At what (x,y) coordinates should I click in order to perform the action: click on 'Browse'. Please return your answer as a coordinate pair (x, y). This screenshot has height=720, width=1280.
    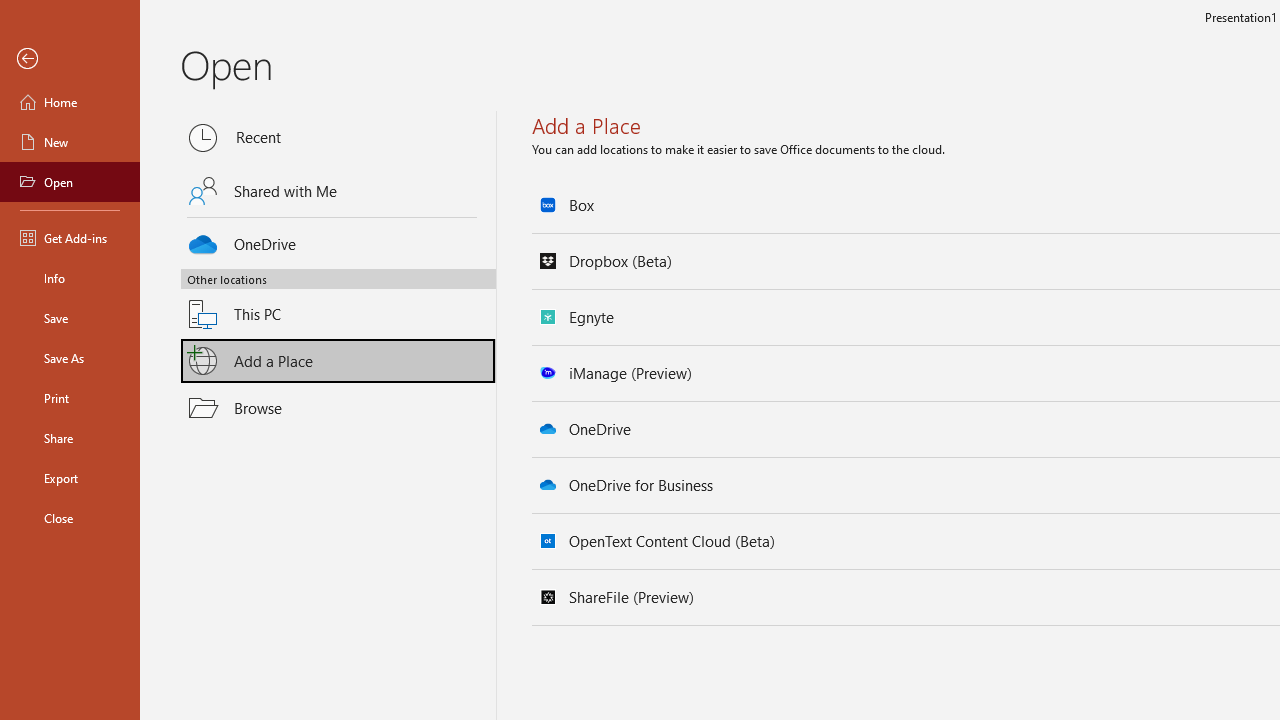
    Looking at the image, I should click on (338, 406).